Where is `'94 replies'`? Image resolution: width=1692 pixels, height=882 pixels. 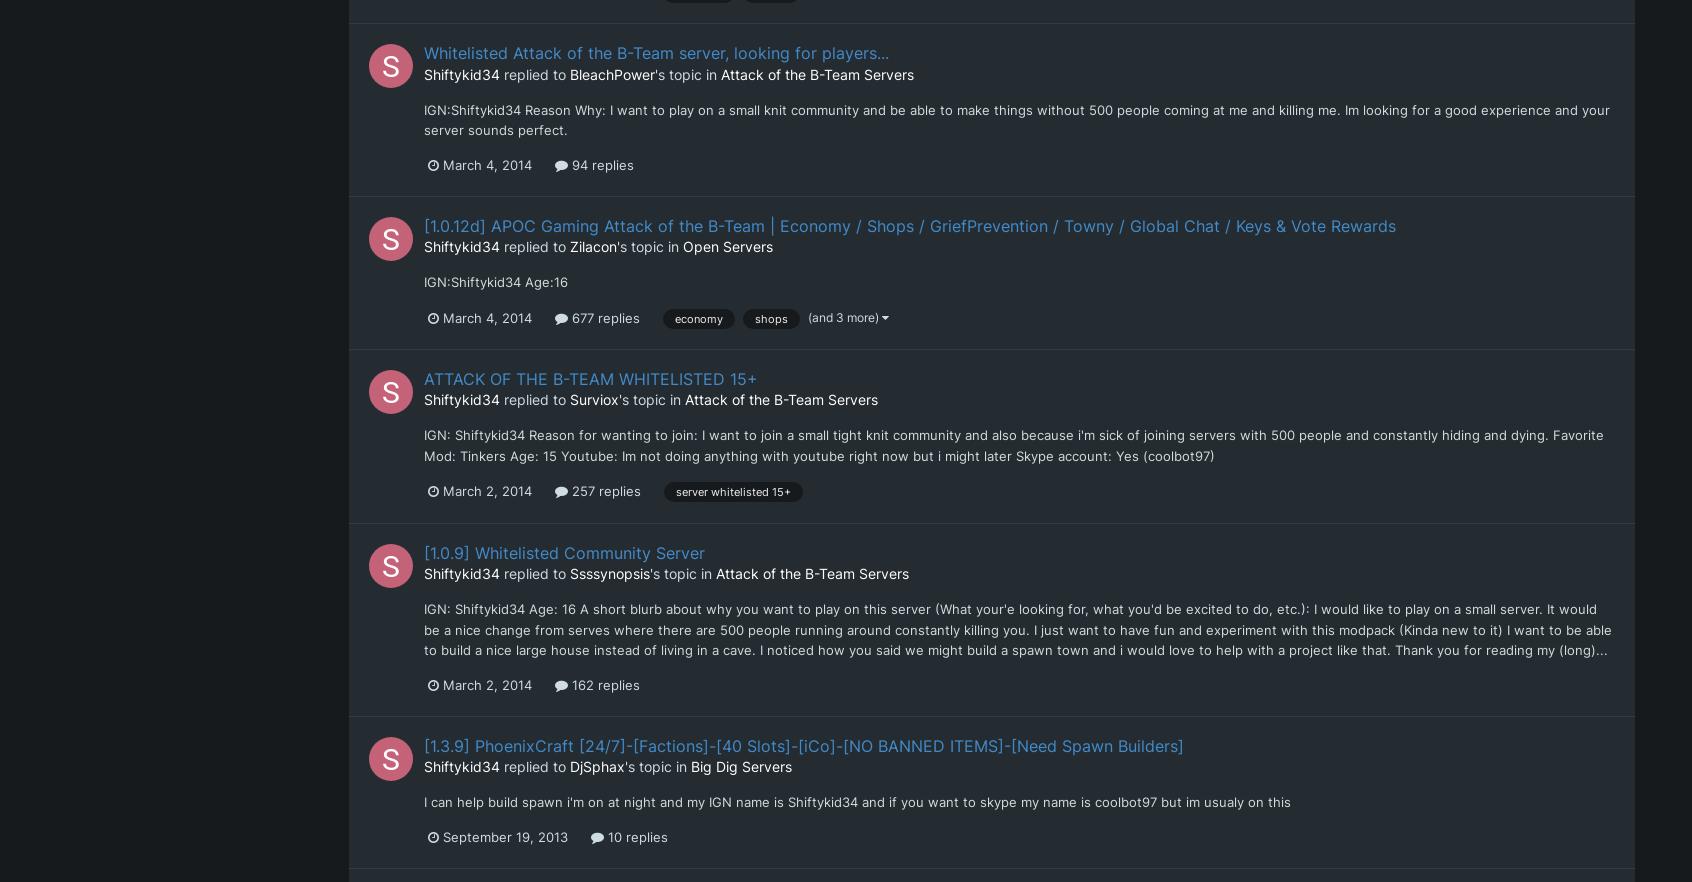 '94 replies' is located at coordinates (599, 164).